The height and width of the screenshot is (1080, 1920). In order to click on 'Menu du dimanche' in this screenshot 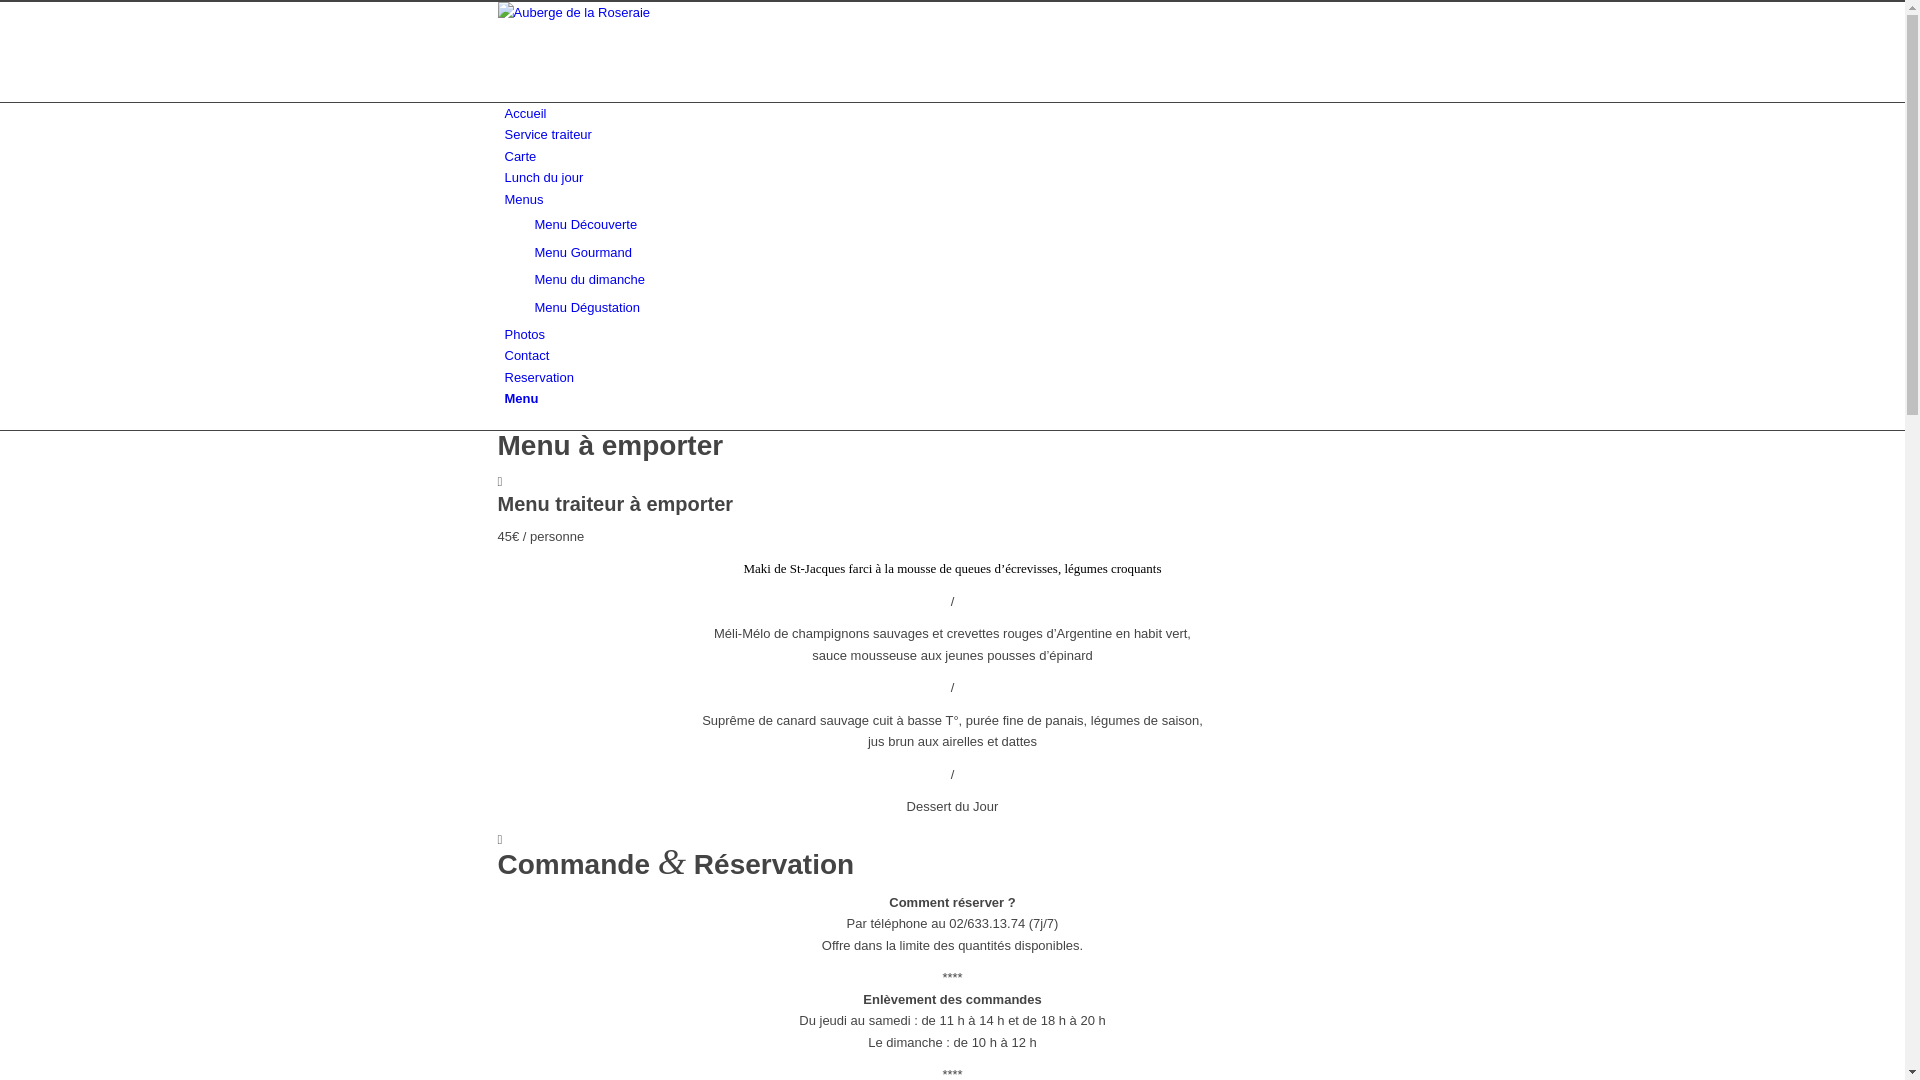, I will do `click(533, 279)`.